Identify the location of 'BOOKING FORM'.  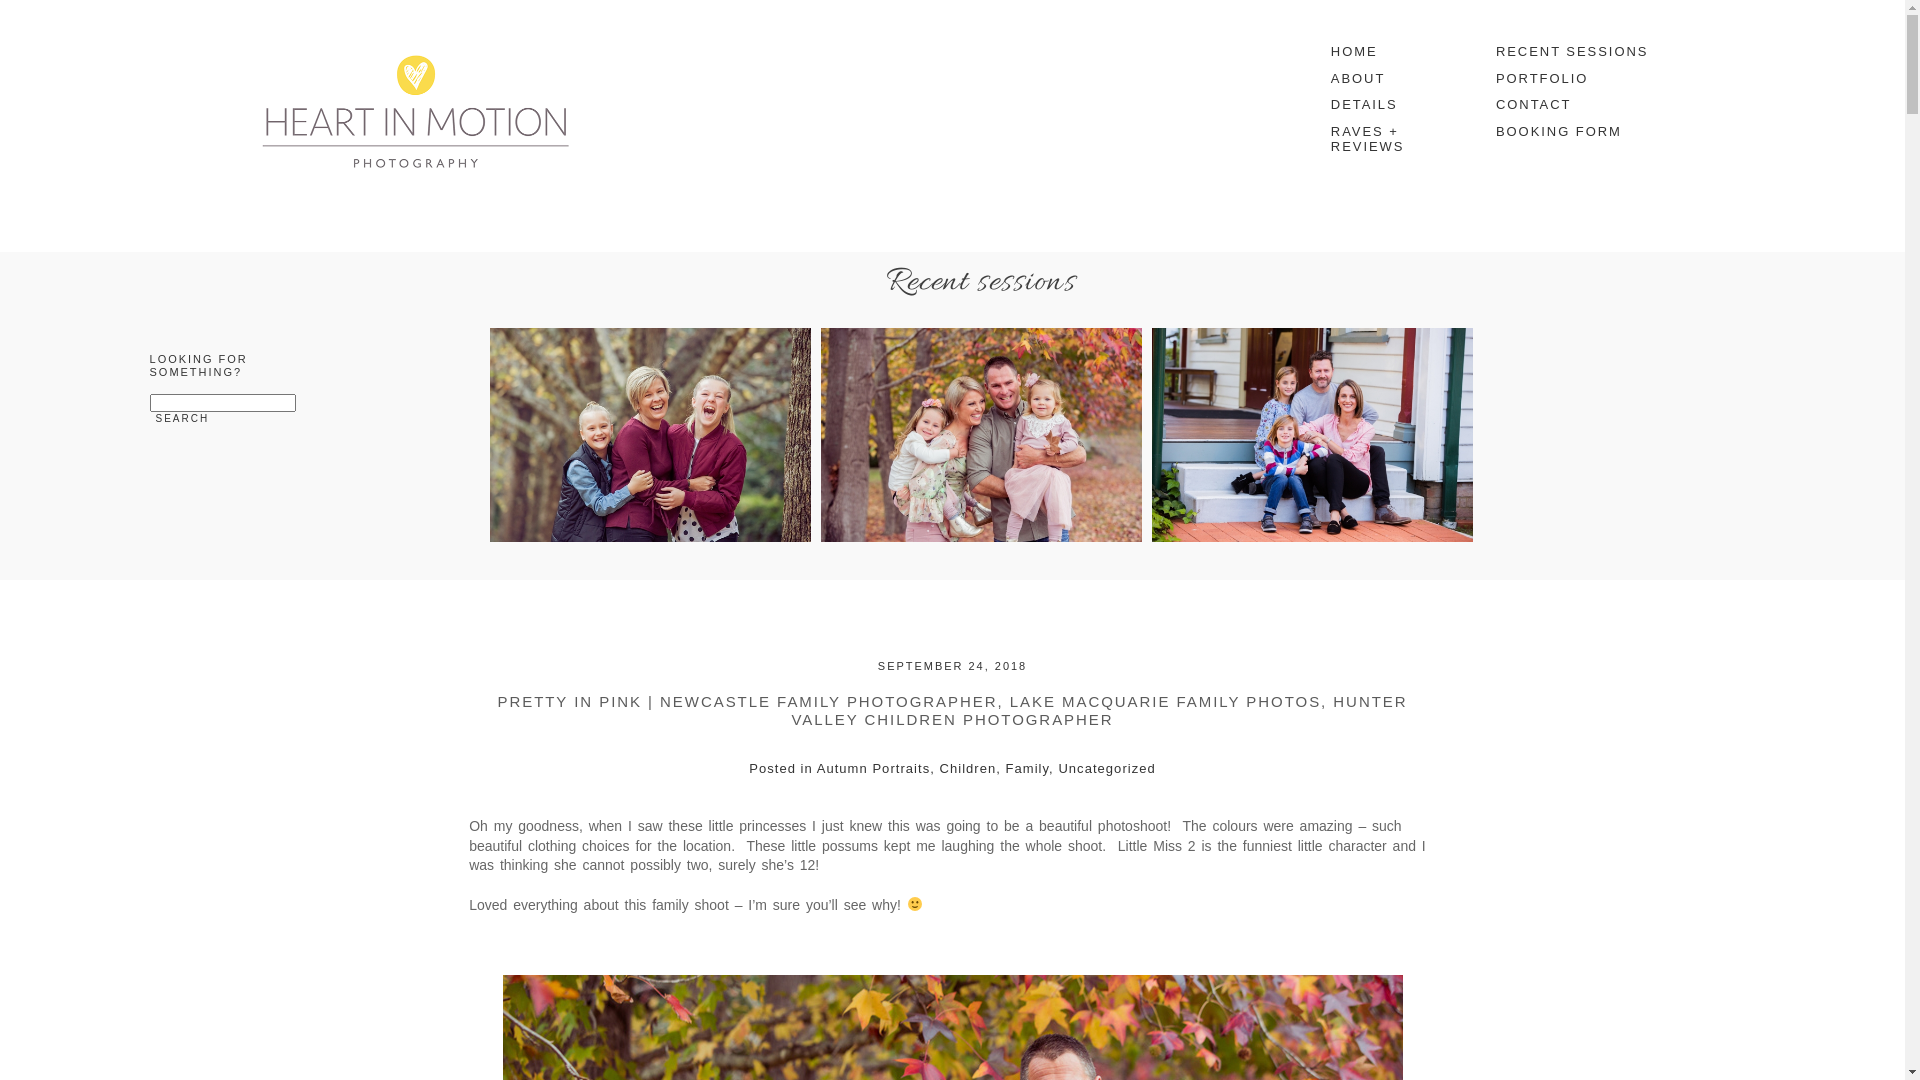
(1486, 132).